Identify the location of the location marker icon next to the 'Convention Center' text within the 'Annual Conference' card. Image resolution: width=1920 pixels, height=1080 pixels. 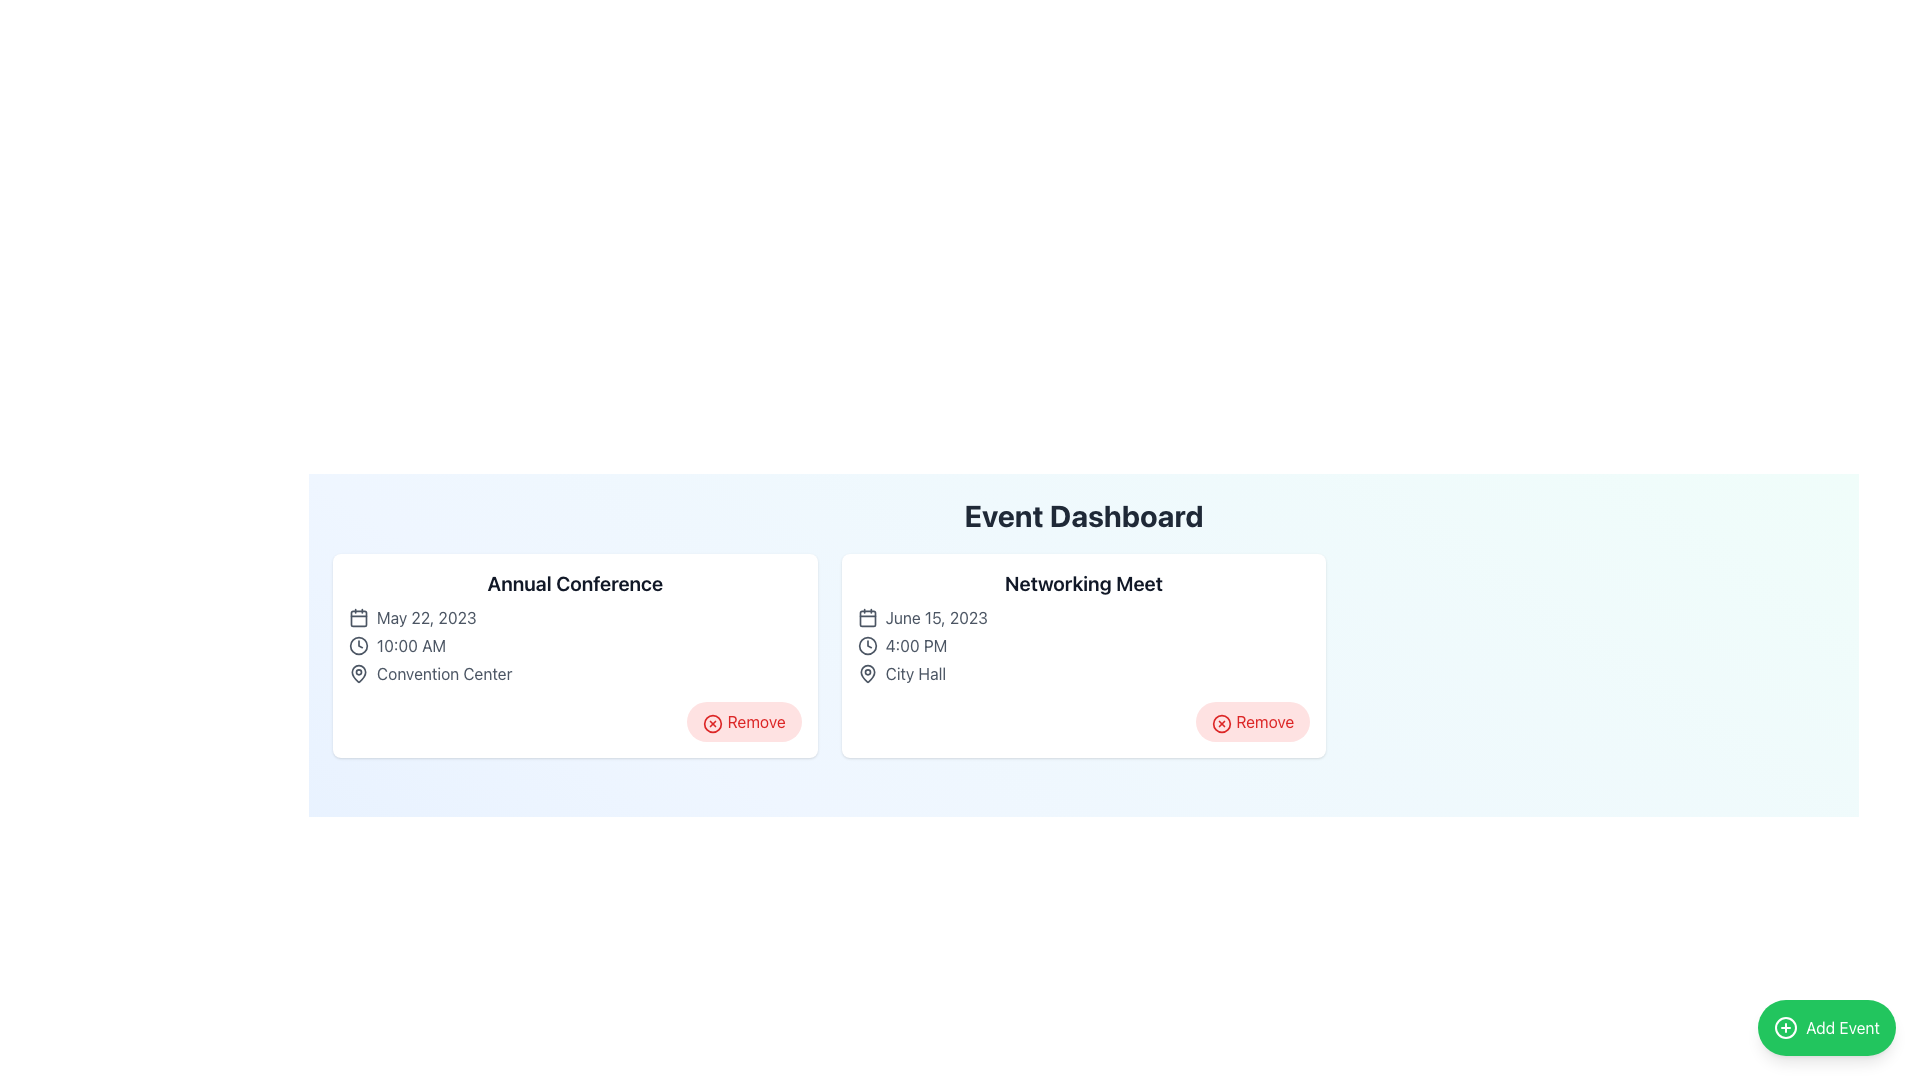
(359, 672).